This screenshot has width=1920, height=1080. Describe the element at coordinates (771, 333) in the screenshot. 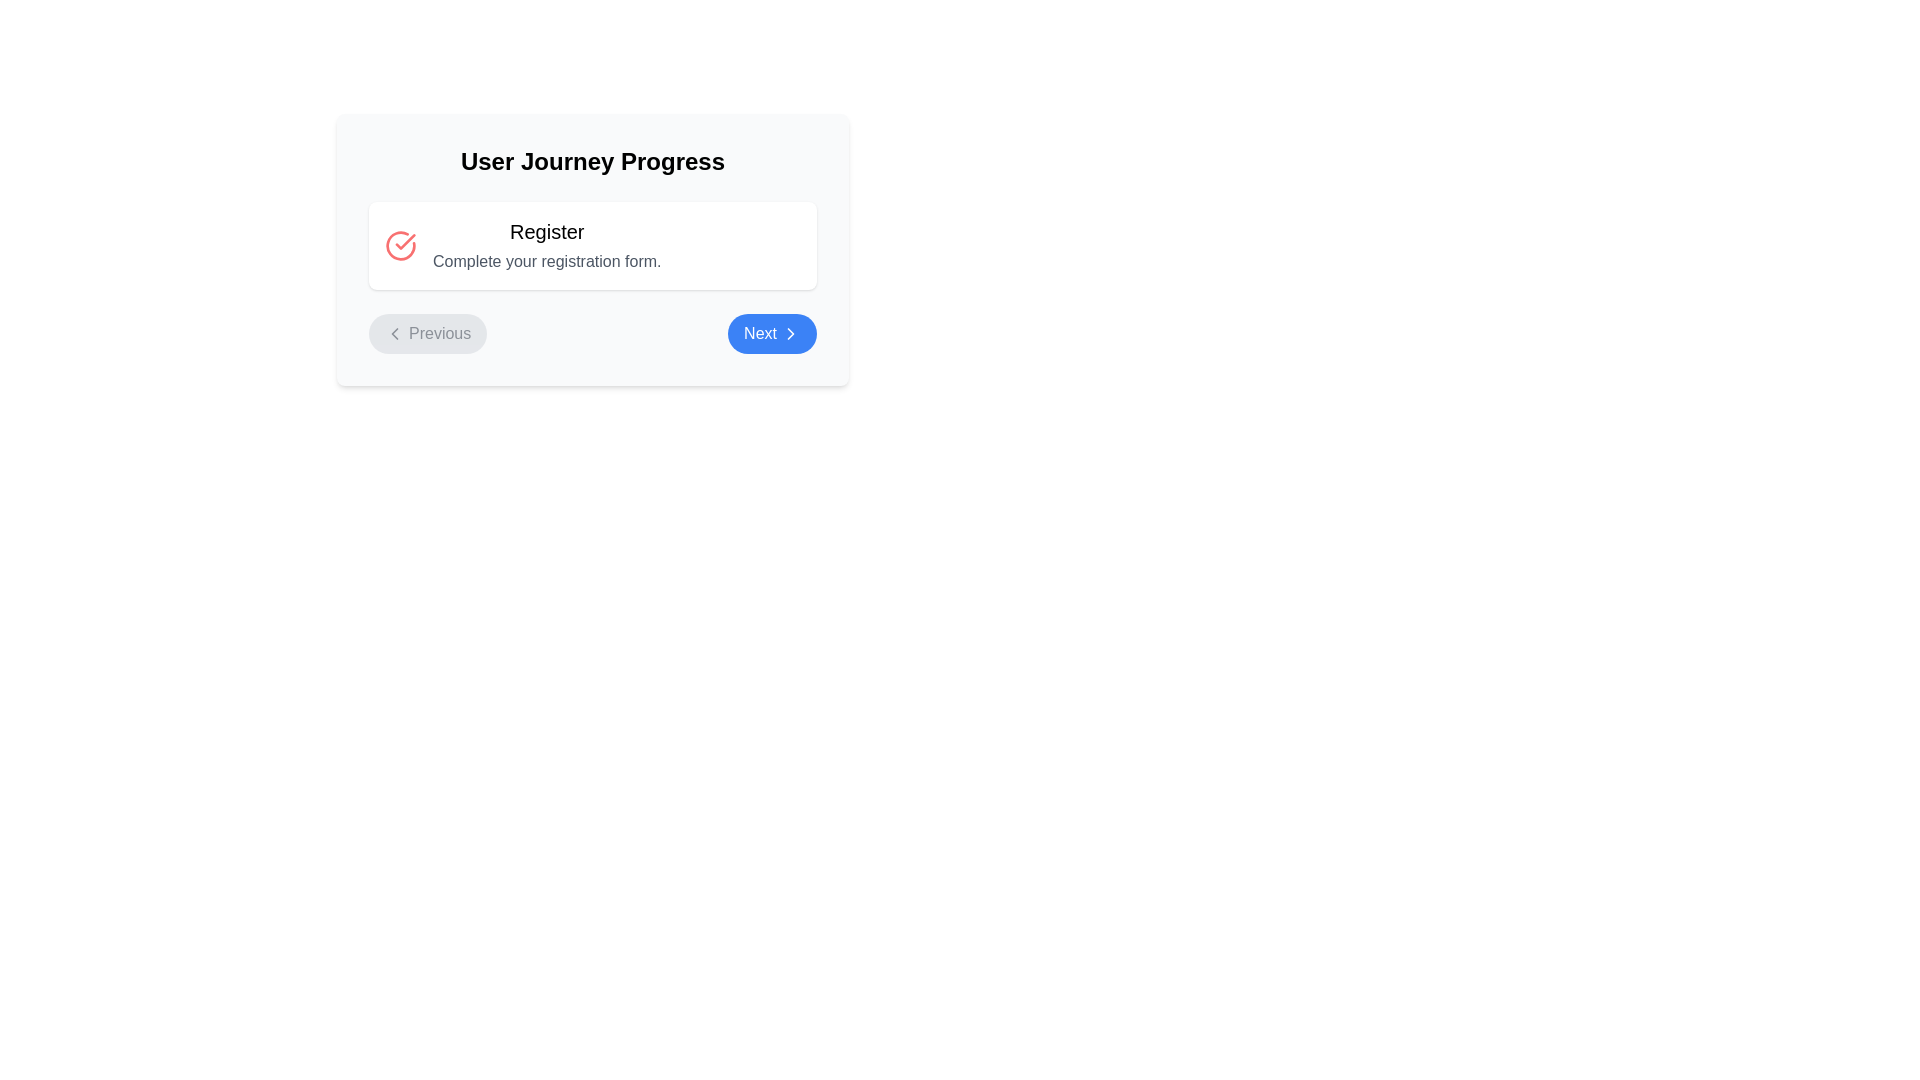

I see `the 'Next' button, which is styled with rounded corners, a blue background, and white text along with a right-facing arrow icon` at that location.